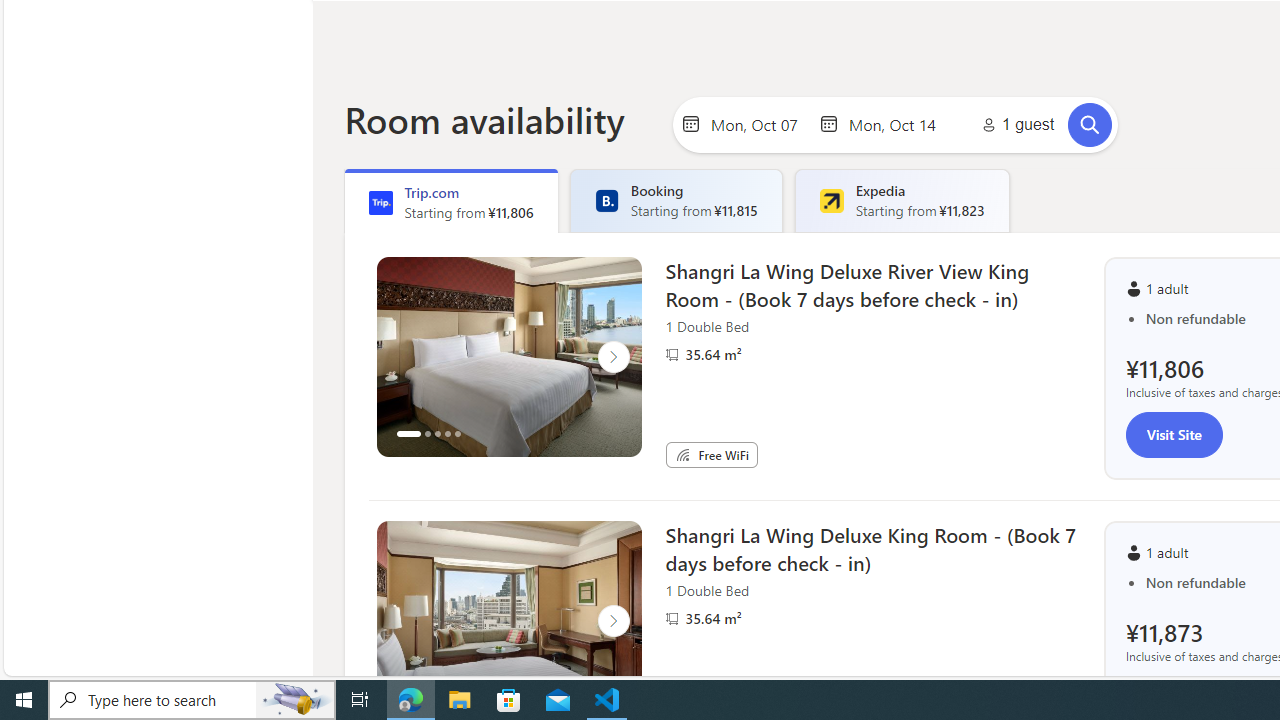 Image resolution: width=1280 pixels, height=720 pixels. What do you see at coordinates (1014, 124) in the screenshot?
I see `'1 guest'` at bounding box center [1014, 124].